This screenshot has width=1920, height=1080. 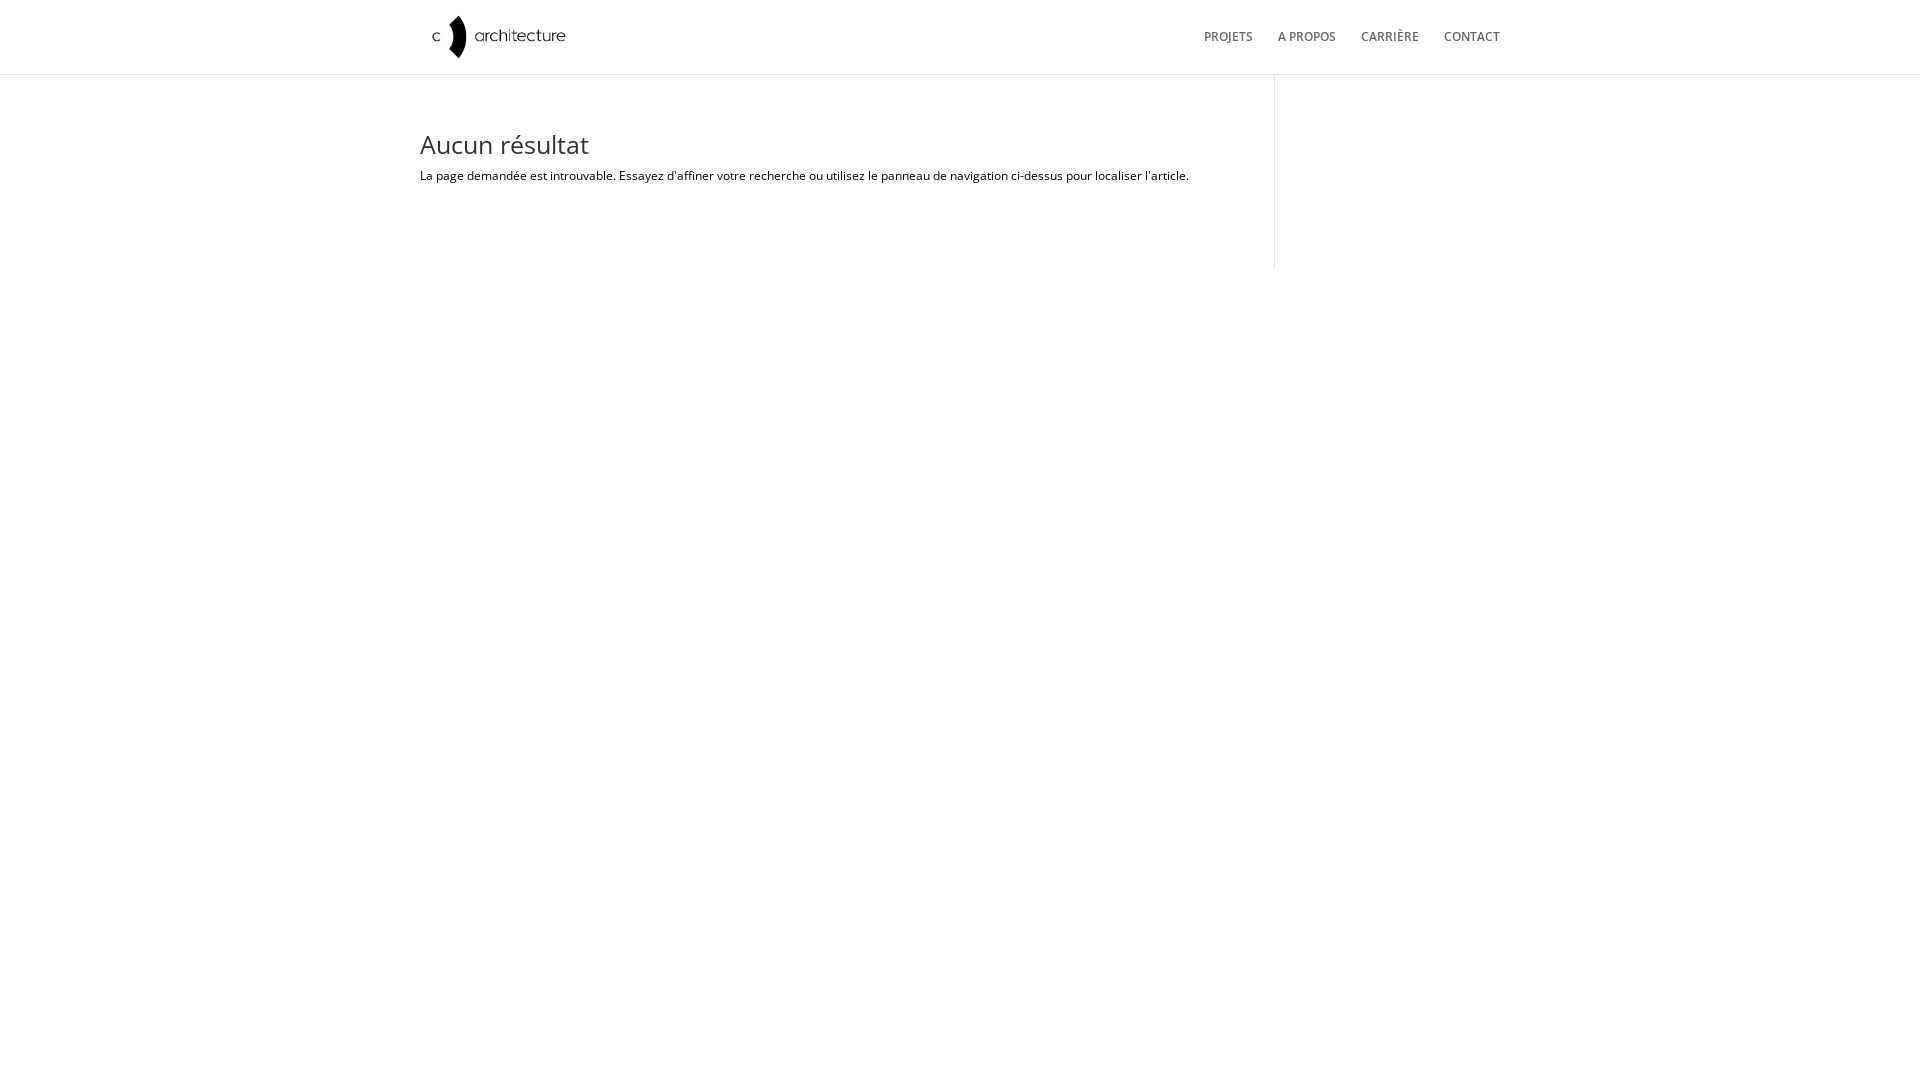 I want to click on 'A PROPOS', so click(x=1306, y=50).